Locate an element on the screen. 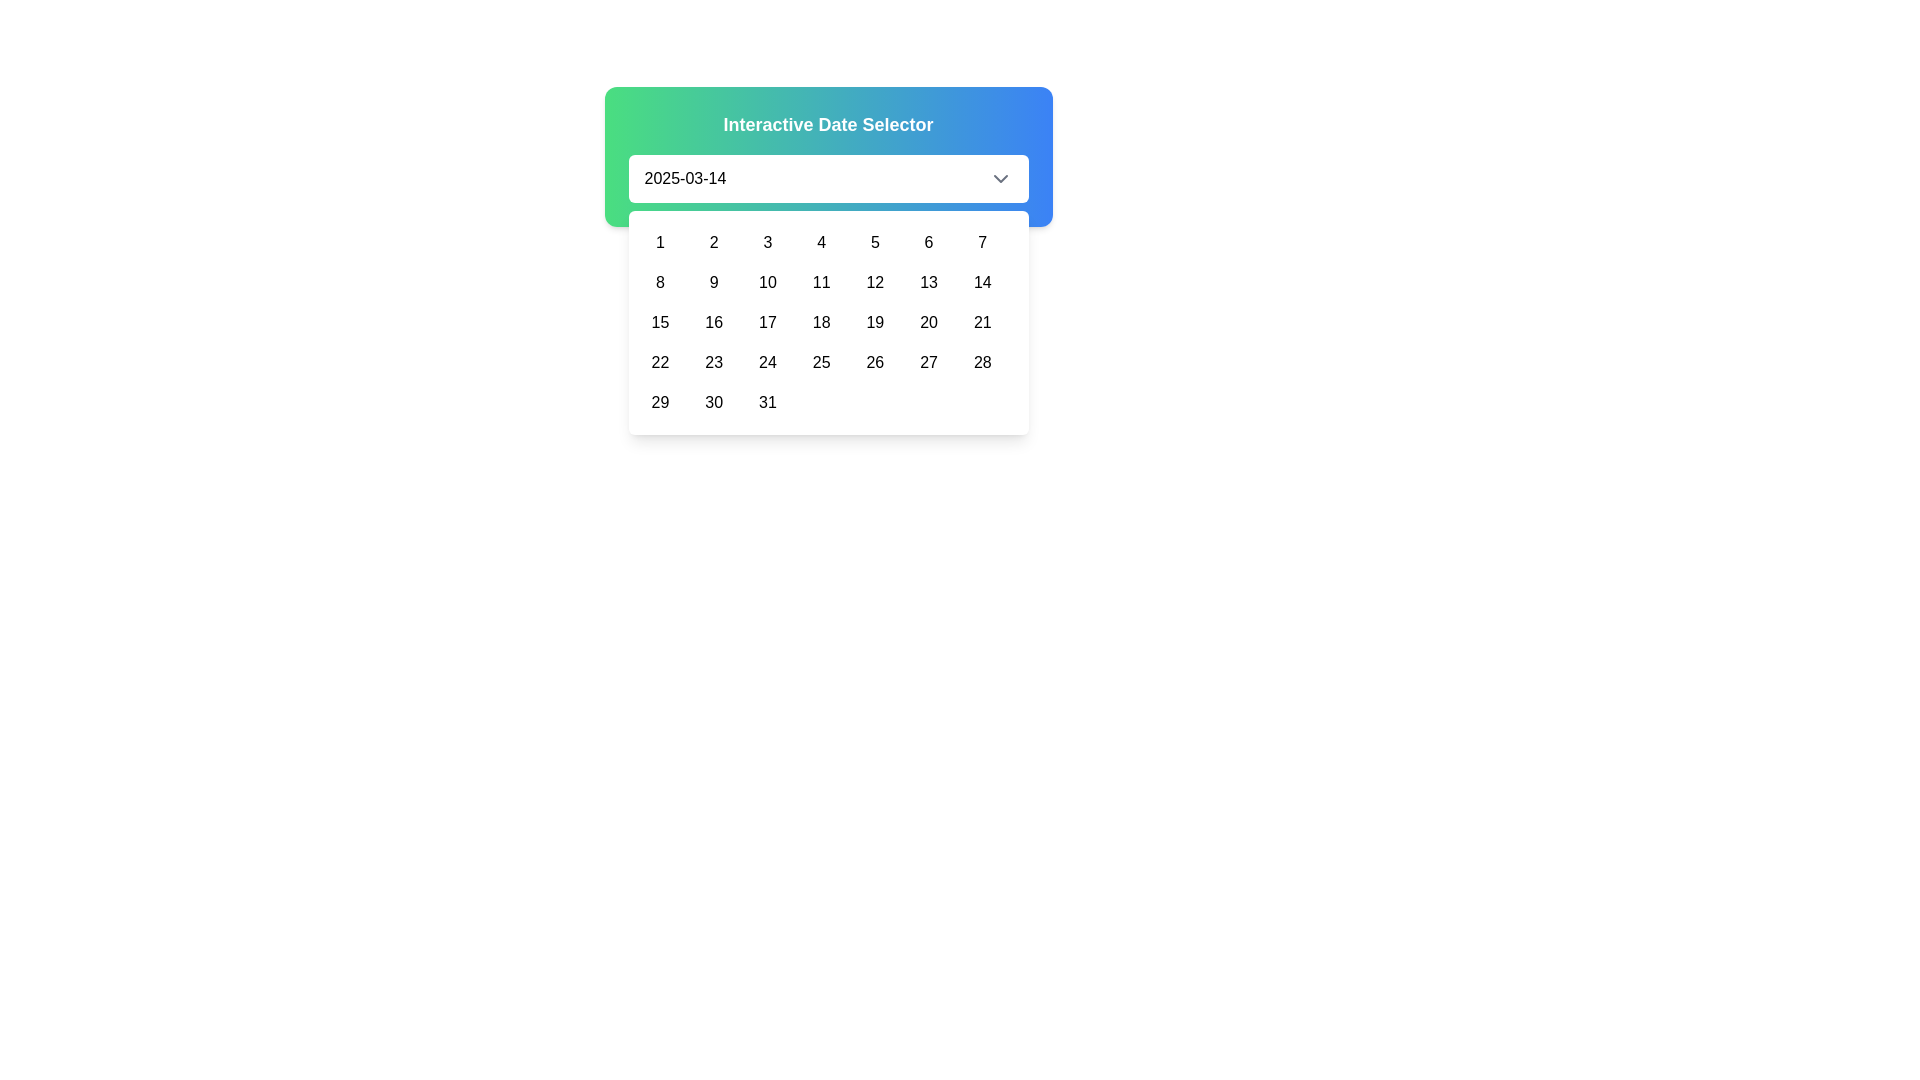  the button for the 9th day of the month in the date-picker interface is located at coordinates (714, 282).